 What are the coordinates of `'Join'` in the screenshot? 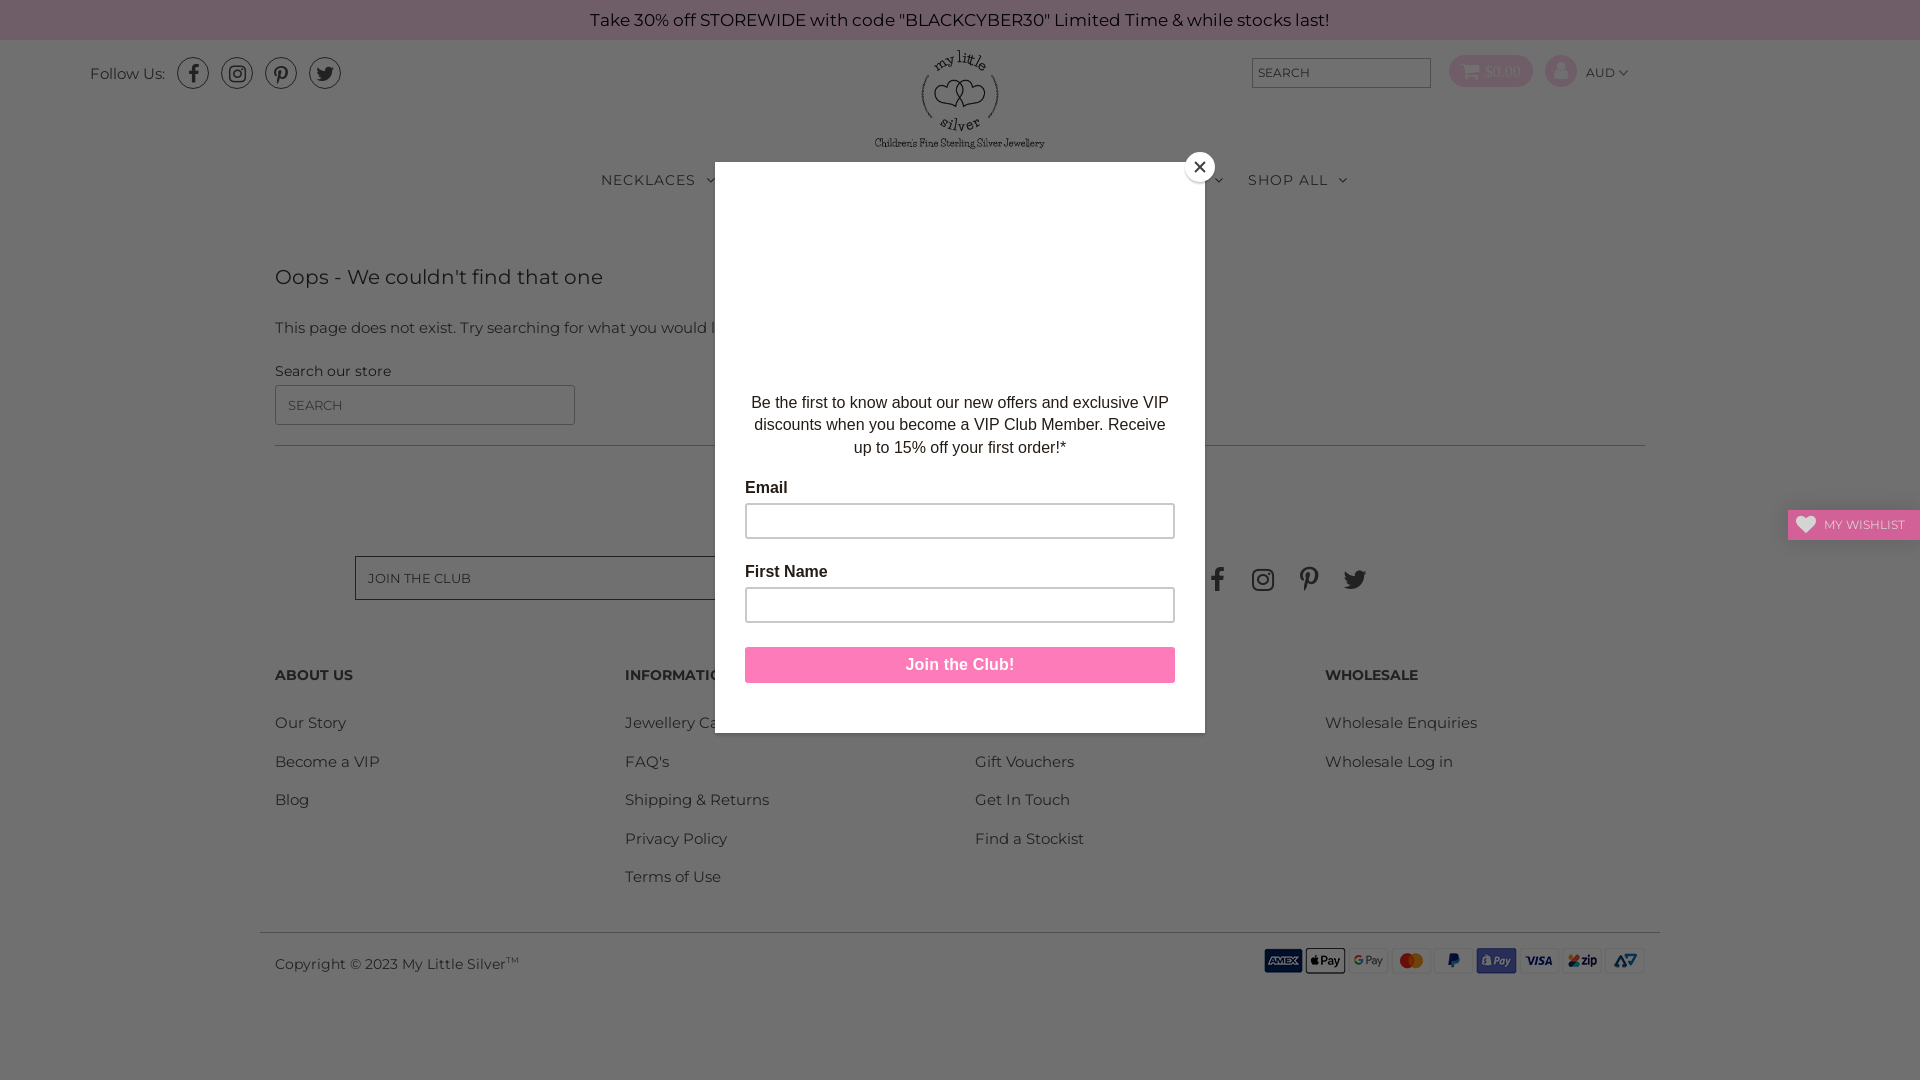 It's located at (819, 578).